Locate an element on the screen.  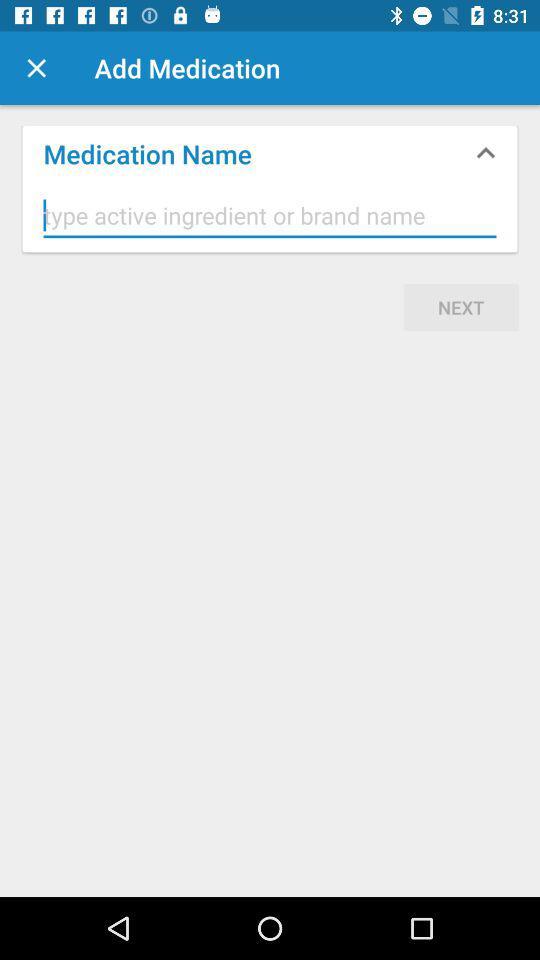
icon above medication name icon is located at coordinates (36, 68).